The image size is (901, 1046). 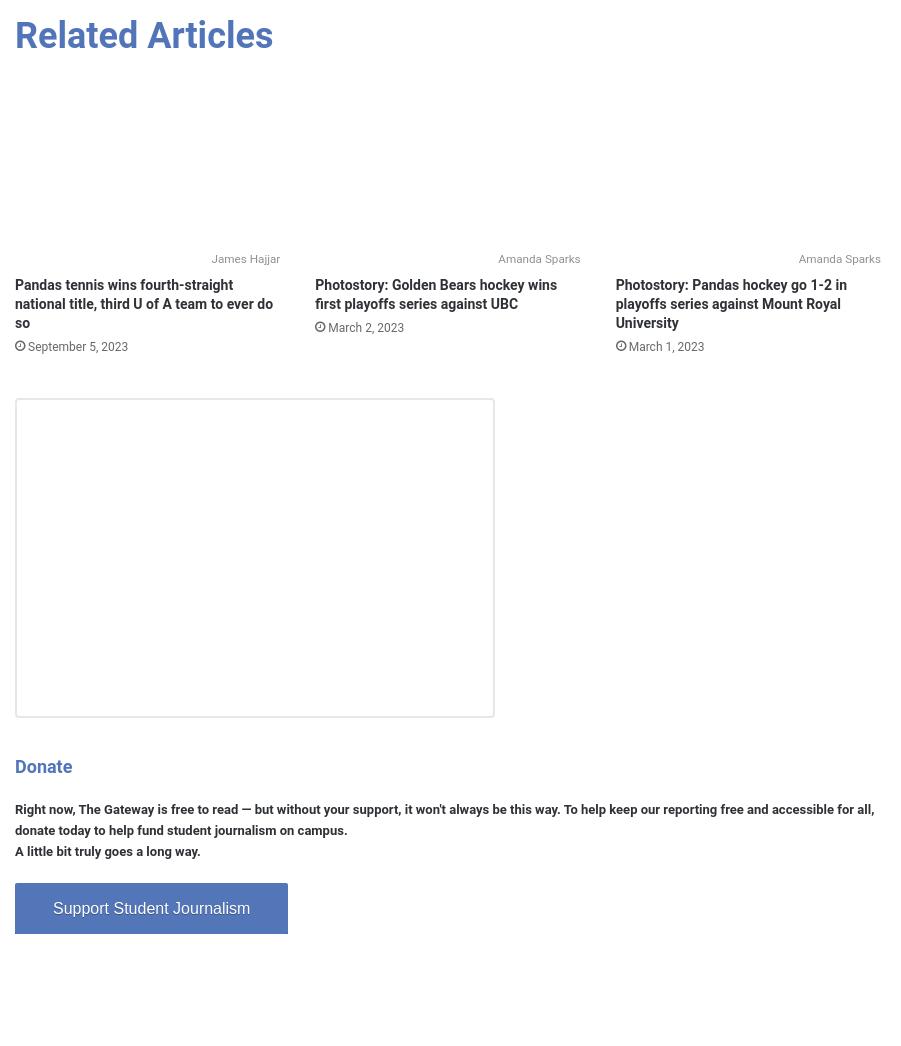 I want to click on 'Right now, The Gateway is free to read — but without your support, it won't always be this way. To help keep our reporting free and accessible for all, donate today to help fund student journalism on campus.', so click(x=443, y=819).